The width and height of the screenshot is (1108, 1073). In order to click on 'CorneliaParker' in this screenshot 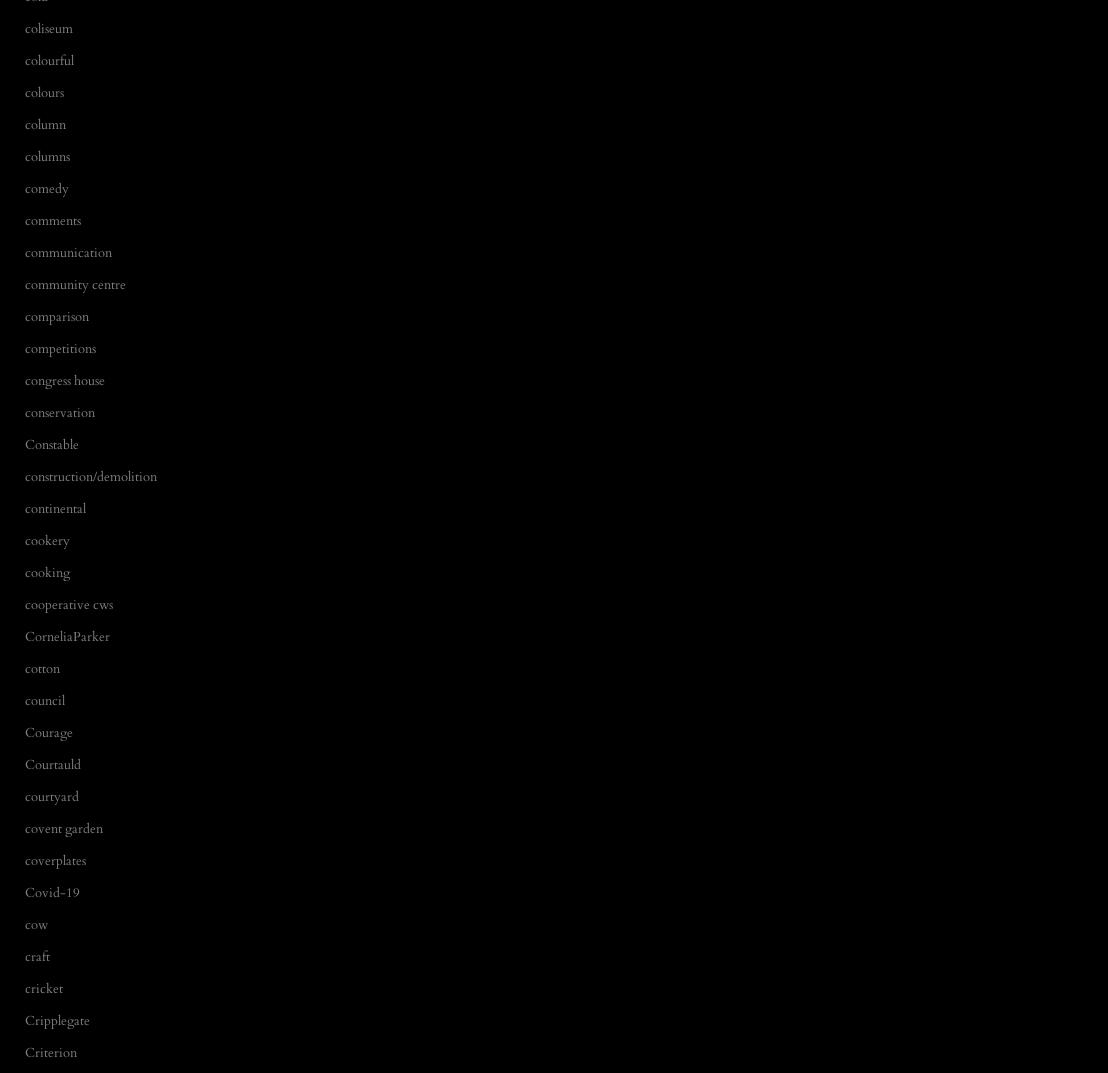, I will do `click(66, 634)`.